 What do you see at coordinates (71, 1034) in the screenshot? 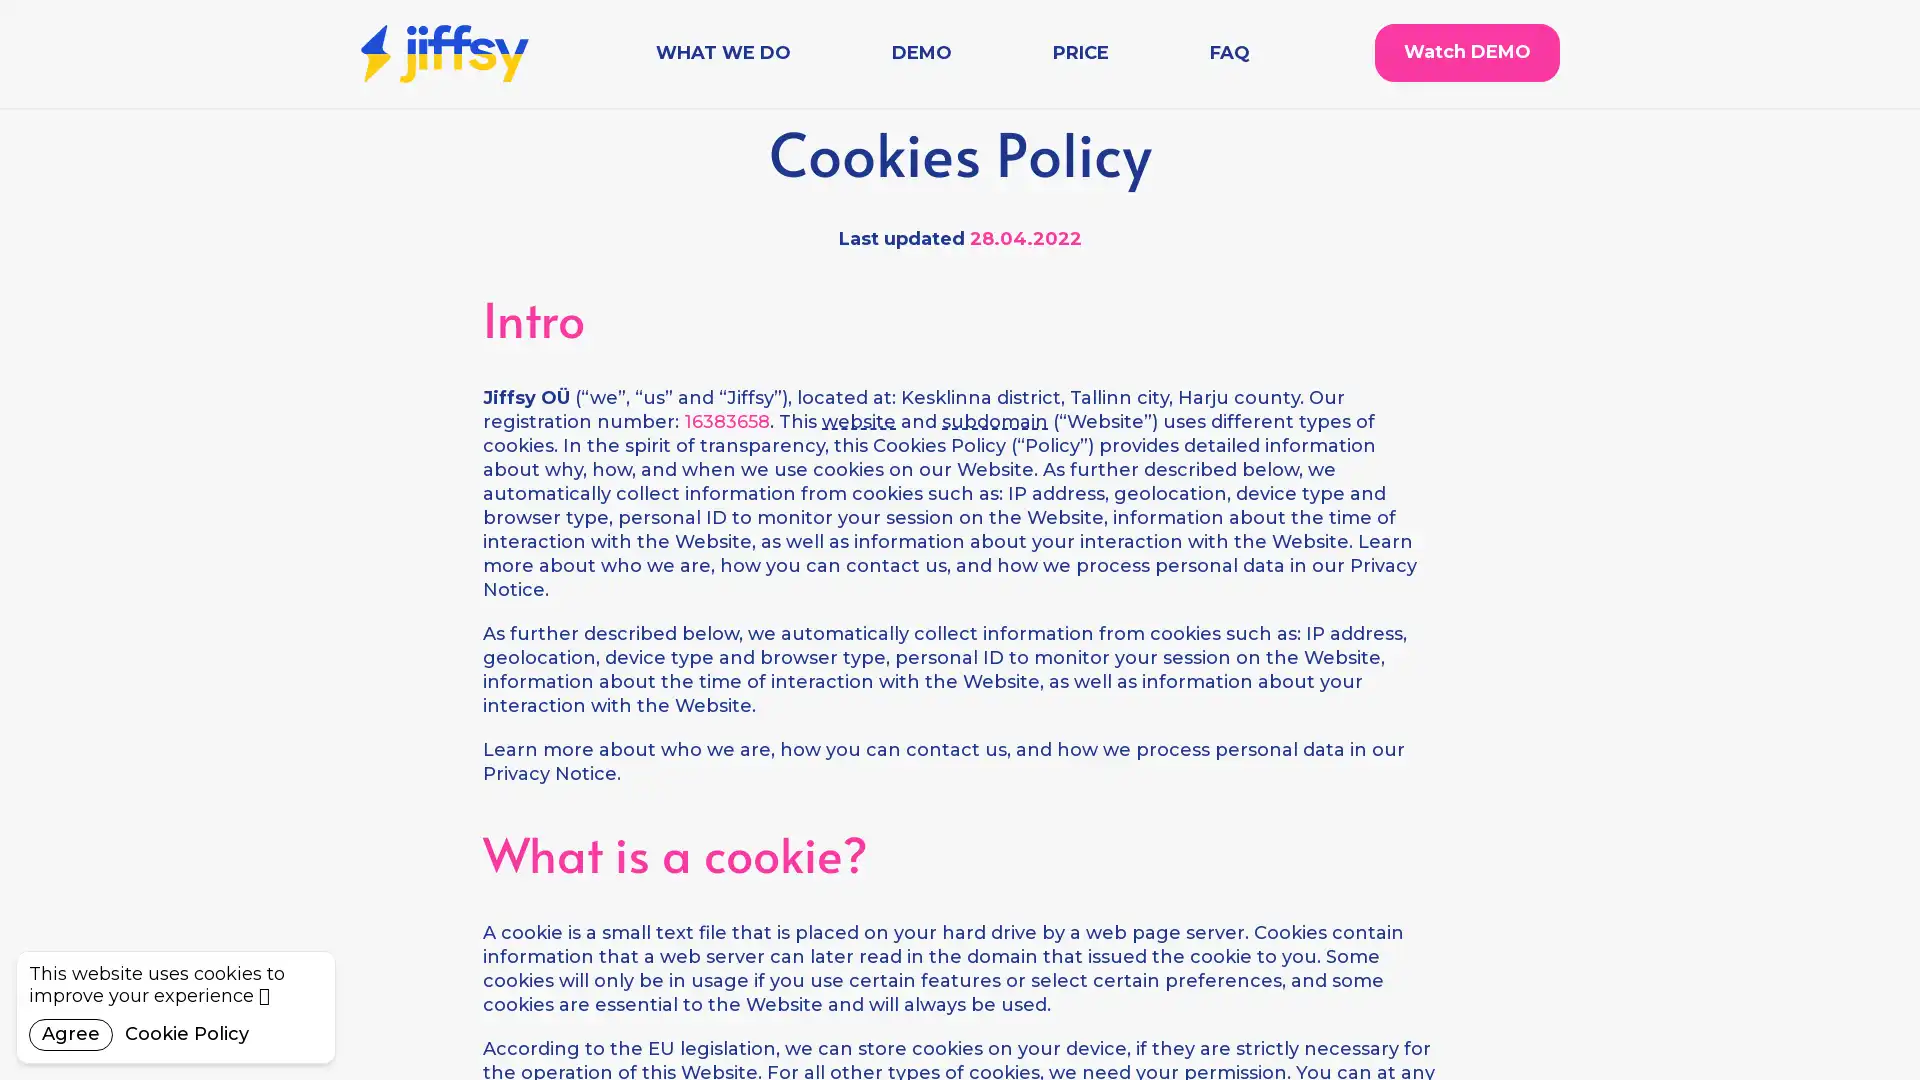
I see `Agree` at bounding box center [71, 1034].